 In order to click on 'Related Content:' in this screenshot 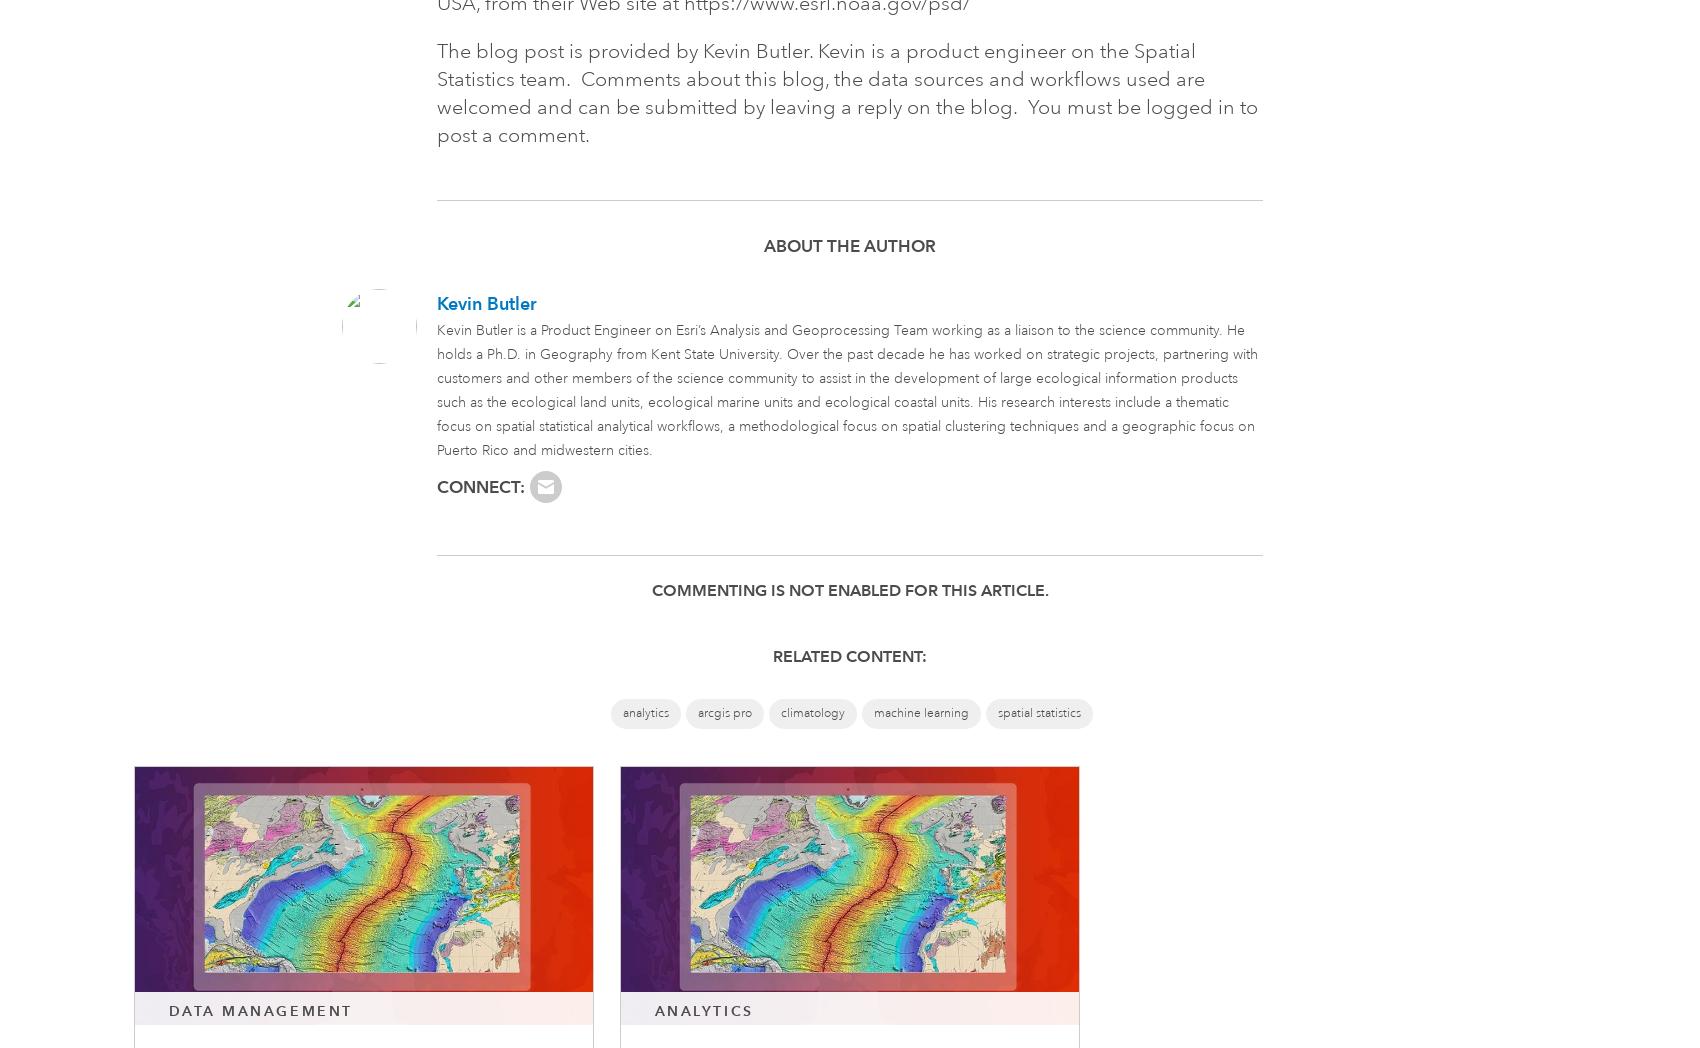, I will do `click(847, 656)`.